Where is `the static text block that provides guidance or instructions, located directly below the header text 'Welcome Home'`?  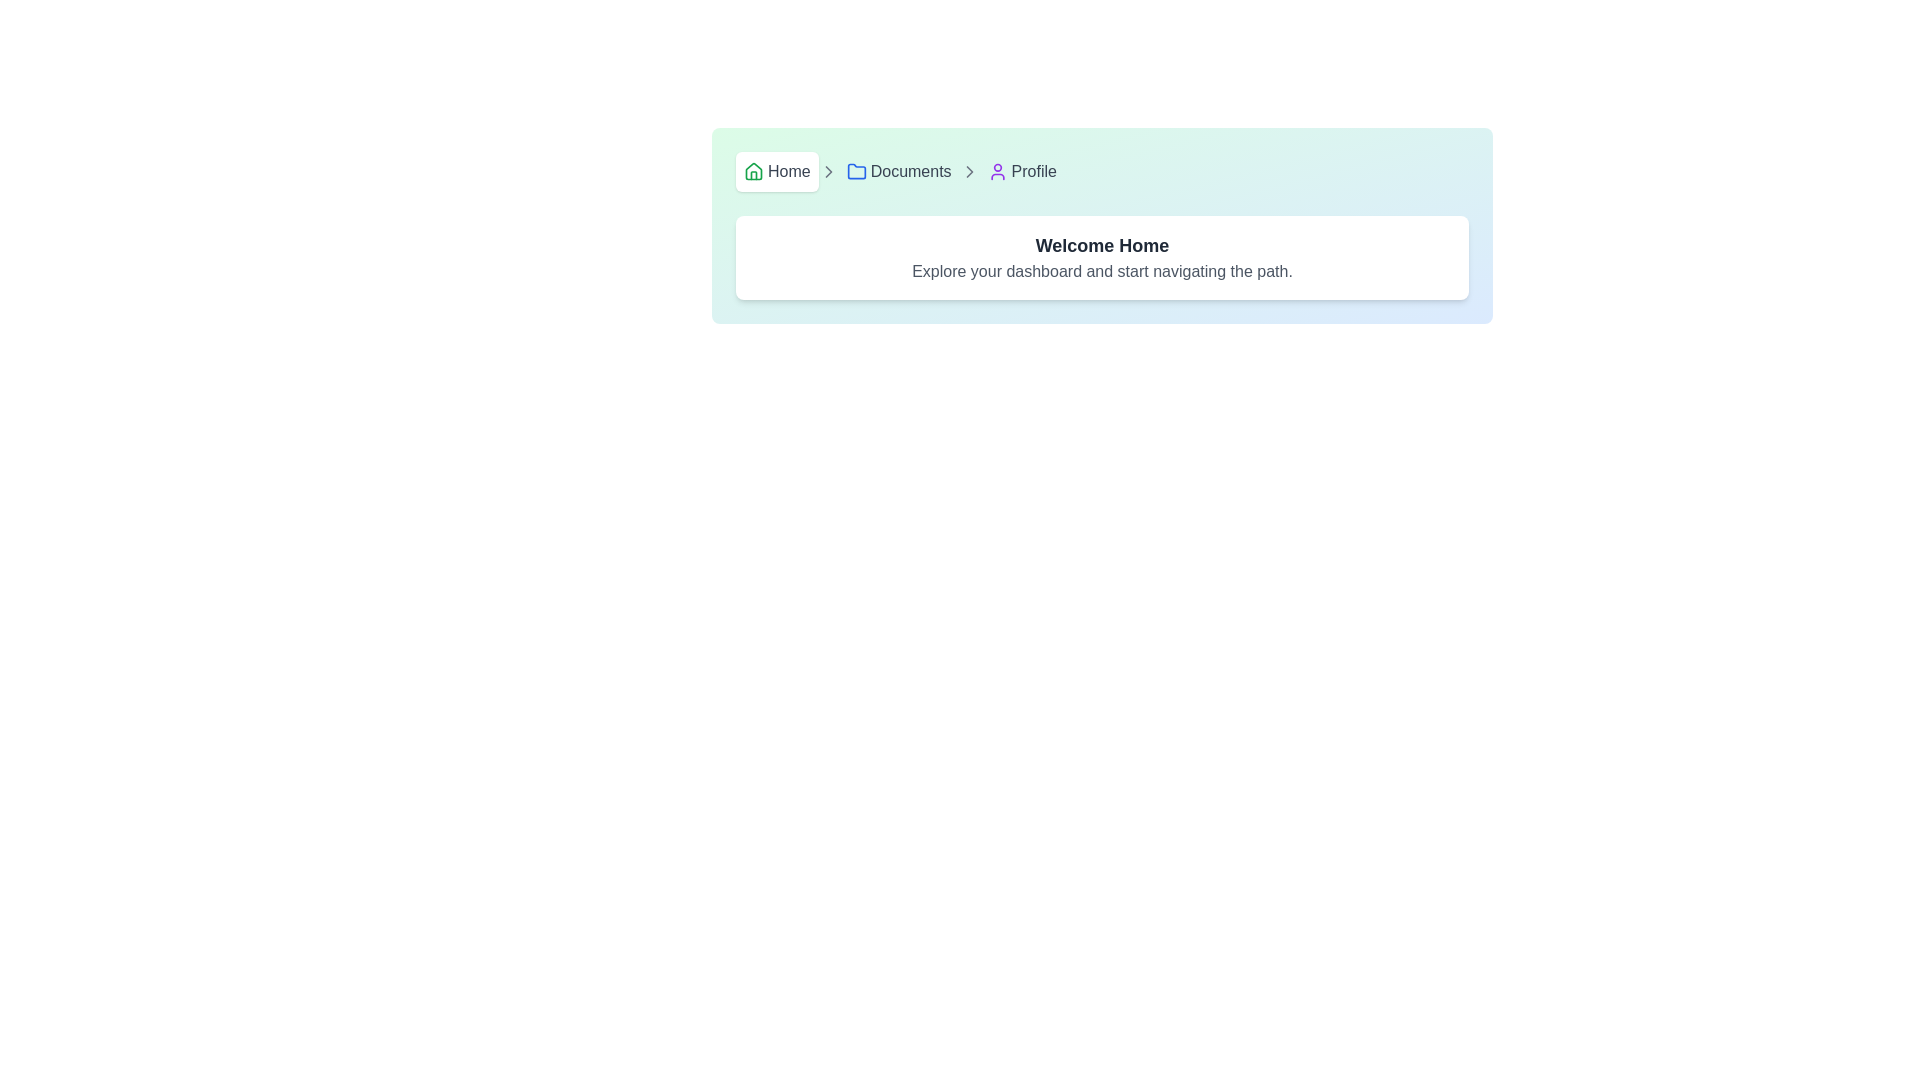
the static text block that provides guidance or instructions, located directly below the header text 'Welcome Home' is located at coordinates (1101, 272).